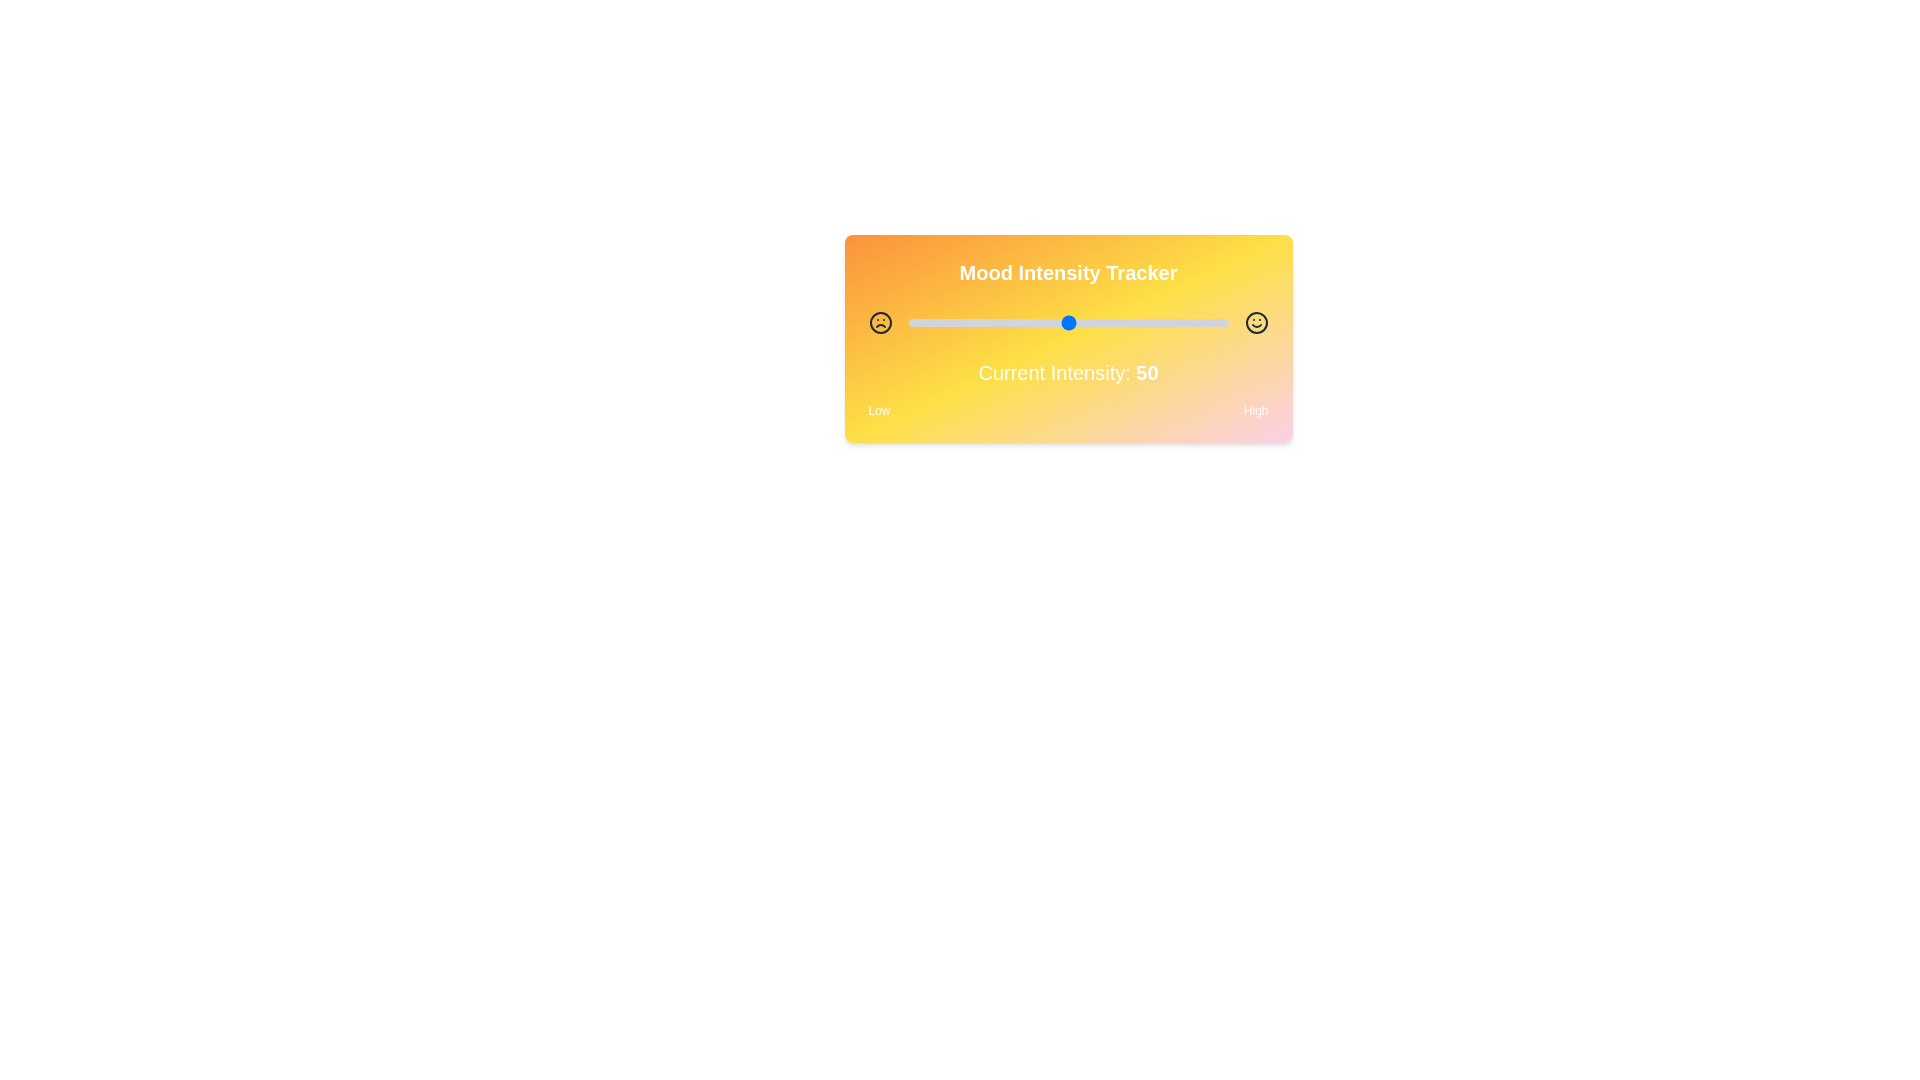  I want to click on the slider to set the intensity to 98, so click(1221, 322).